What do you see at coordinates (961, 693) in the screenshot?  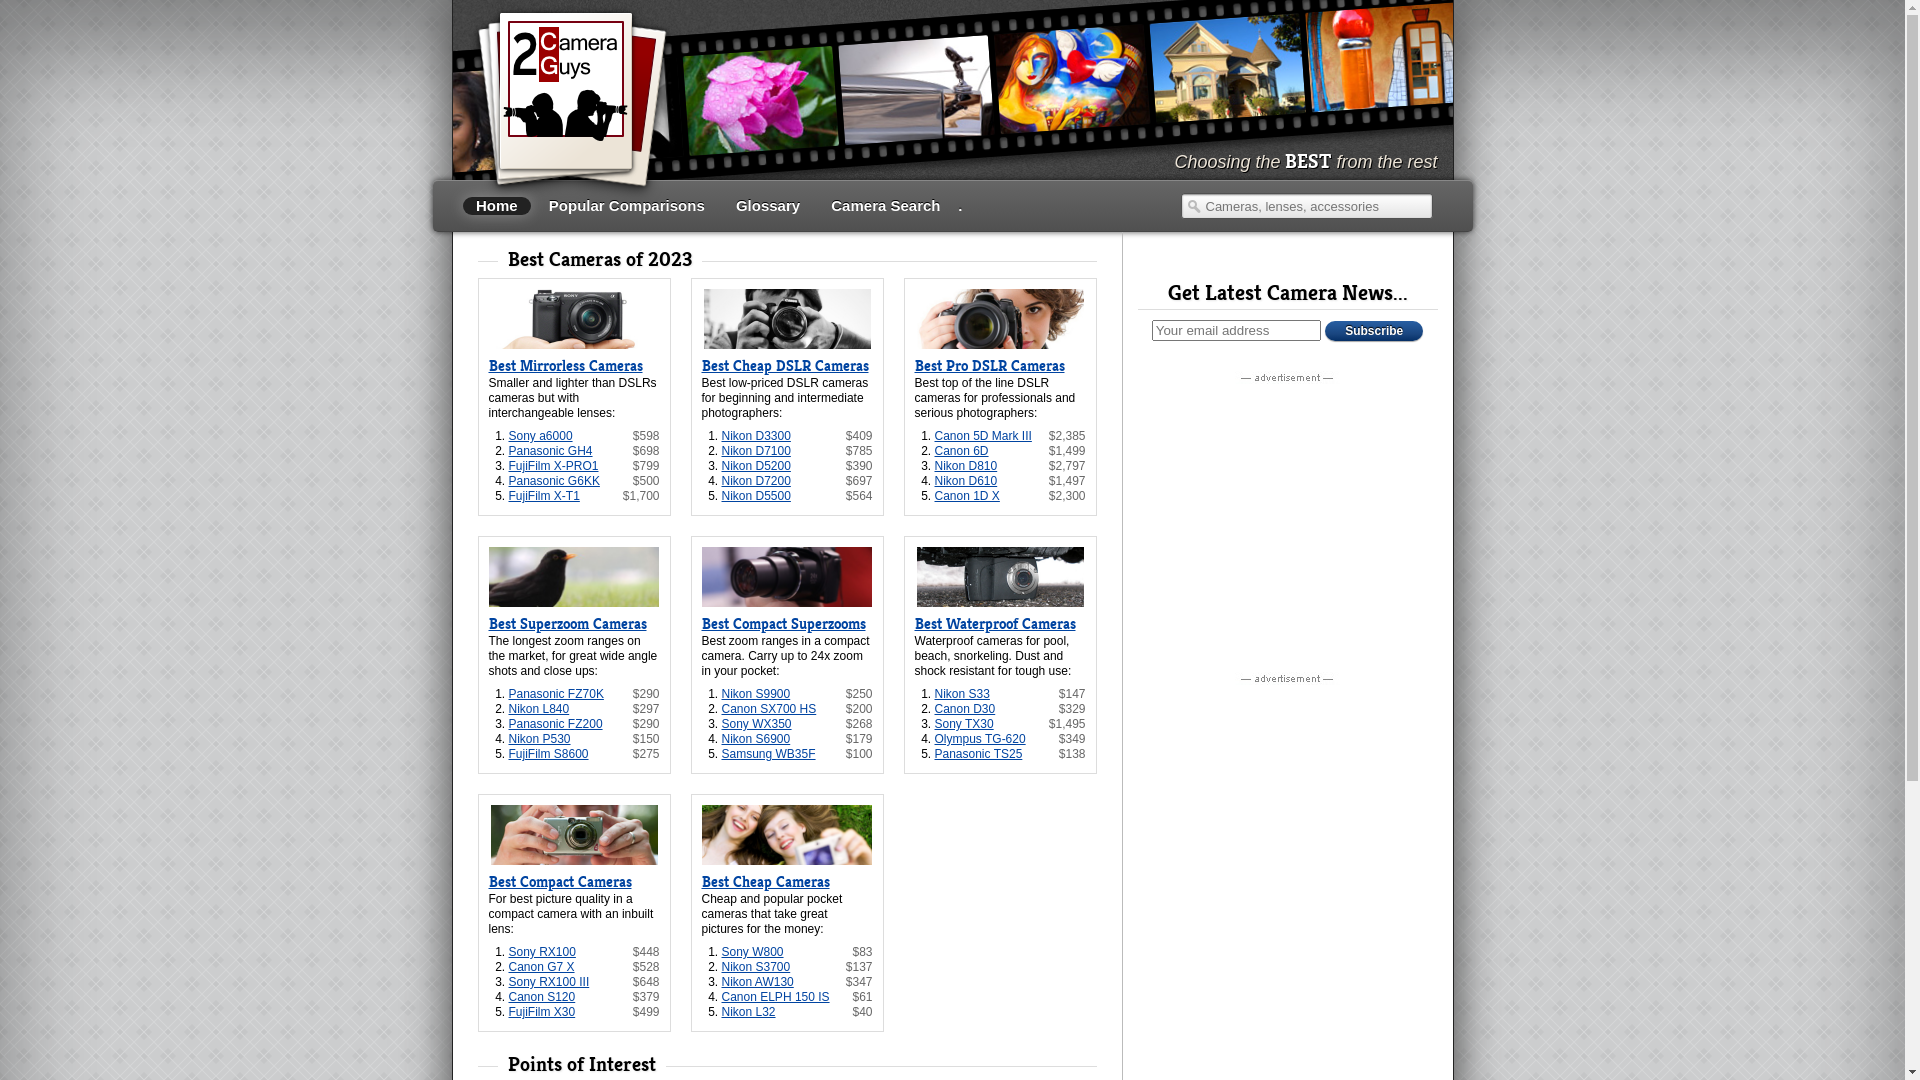 I see `'Nikon S33'` at bounding box center [961, 693].